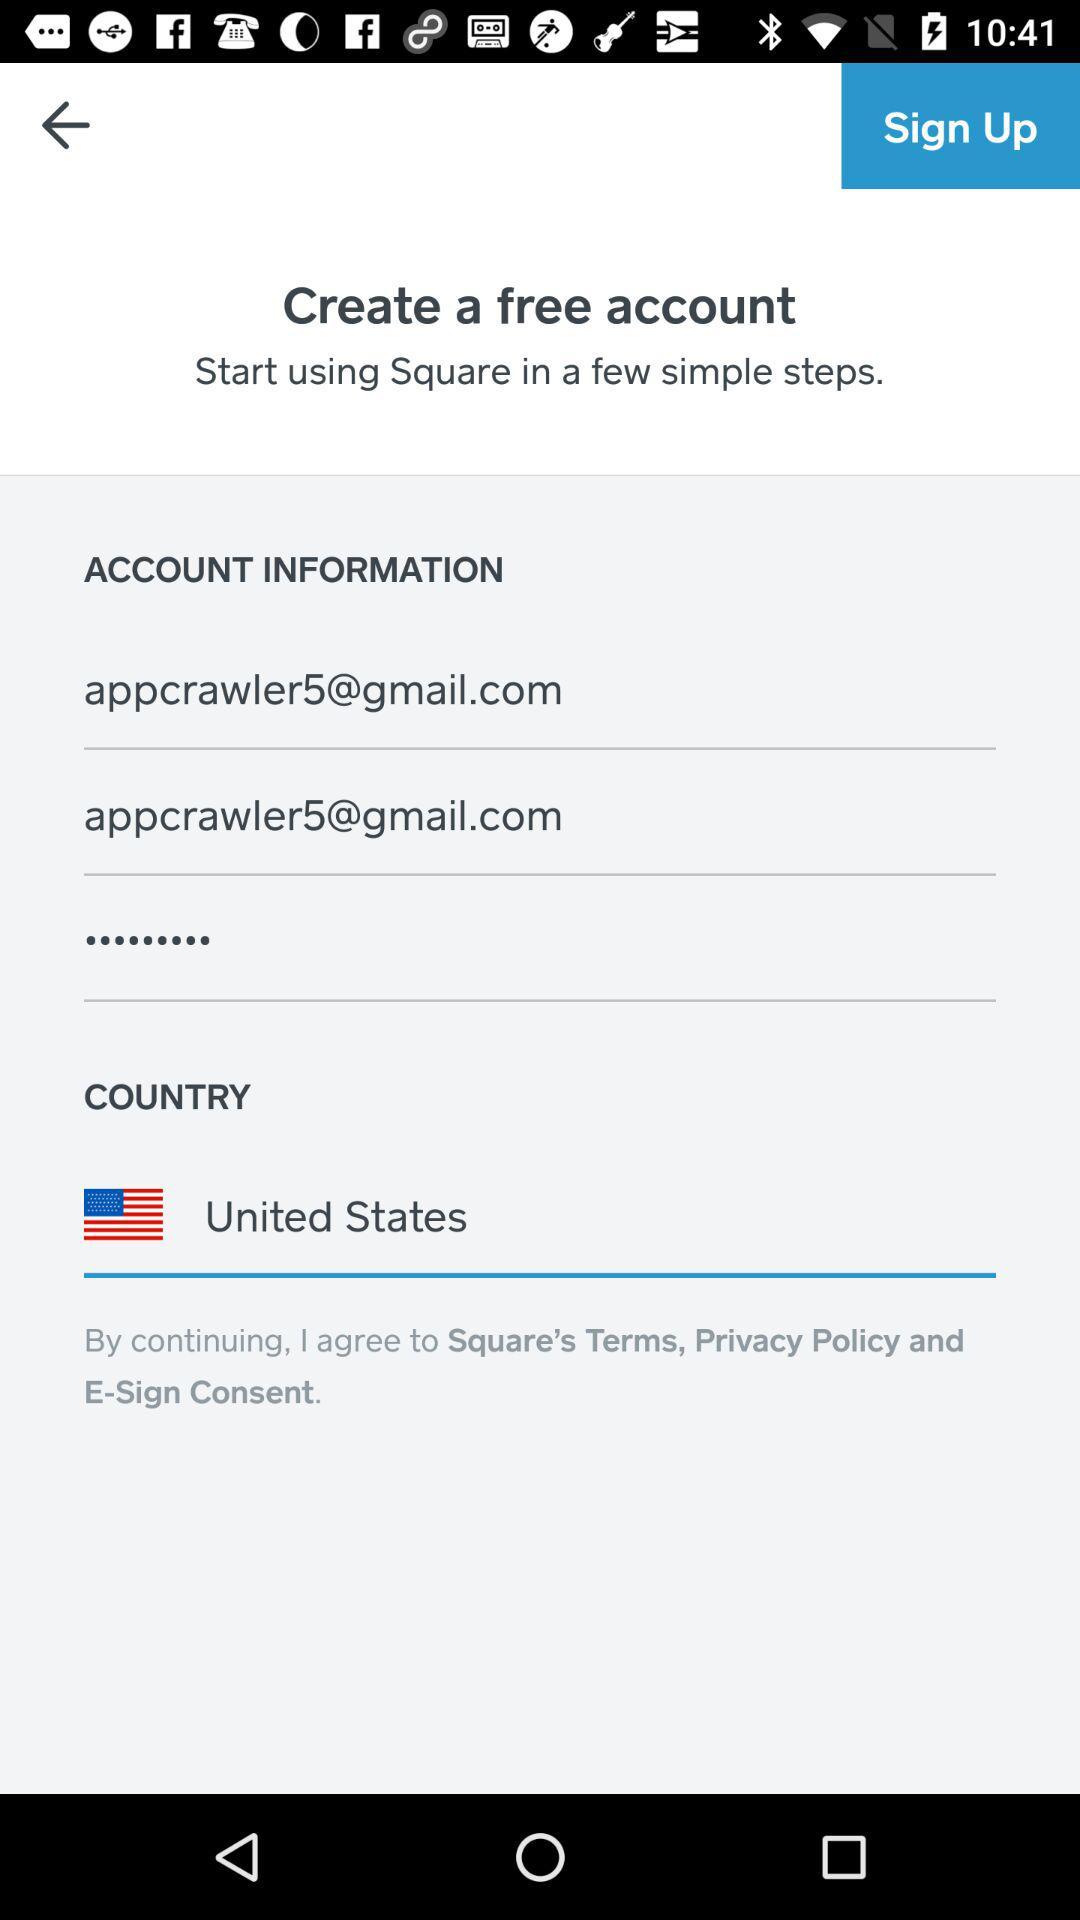  Describe the element at coordinates (540, 814) in the screenshot. I see `the second mail address` at that location.